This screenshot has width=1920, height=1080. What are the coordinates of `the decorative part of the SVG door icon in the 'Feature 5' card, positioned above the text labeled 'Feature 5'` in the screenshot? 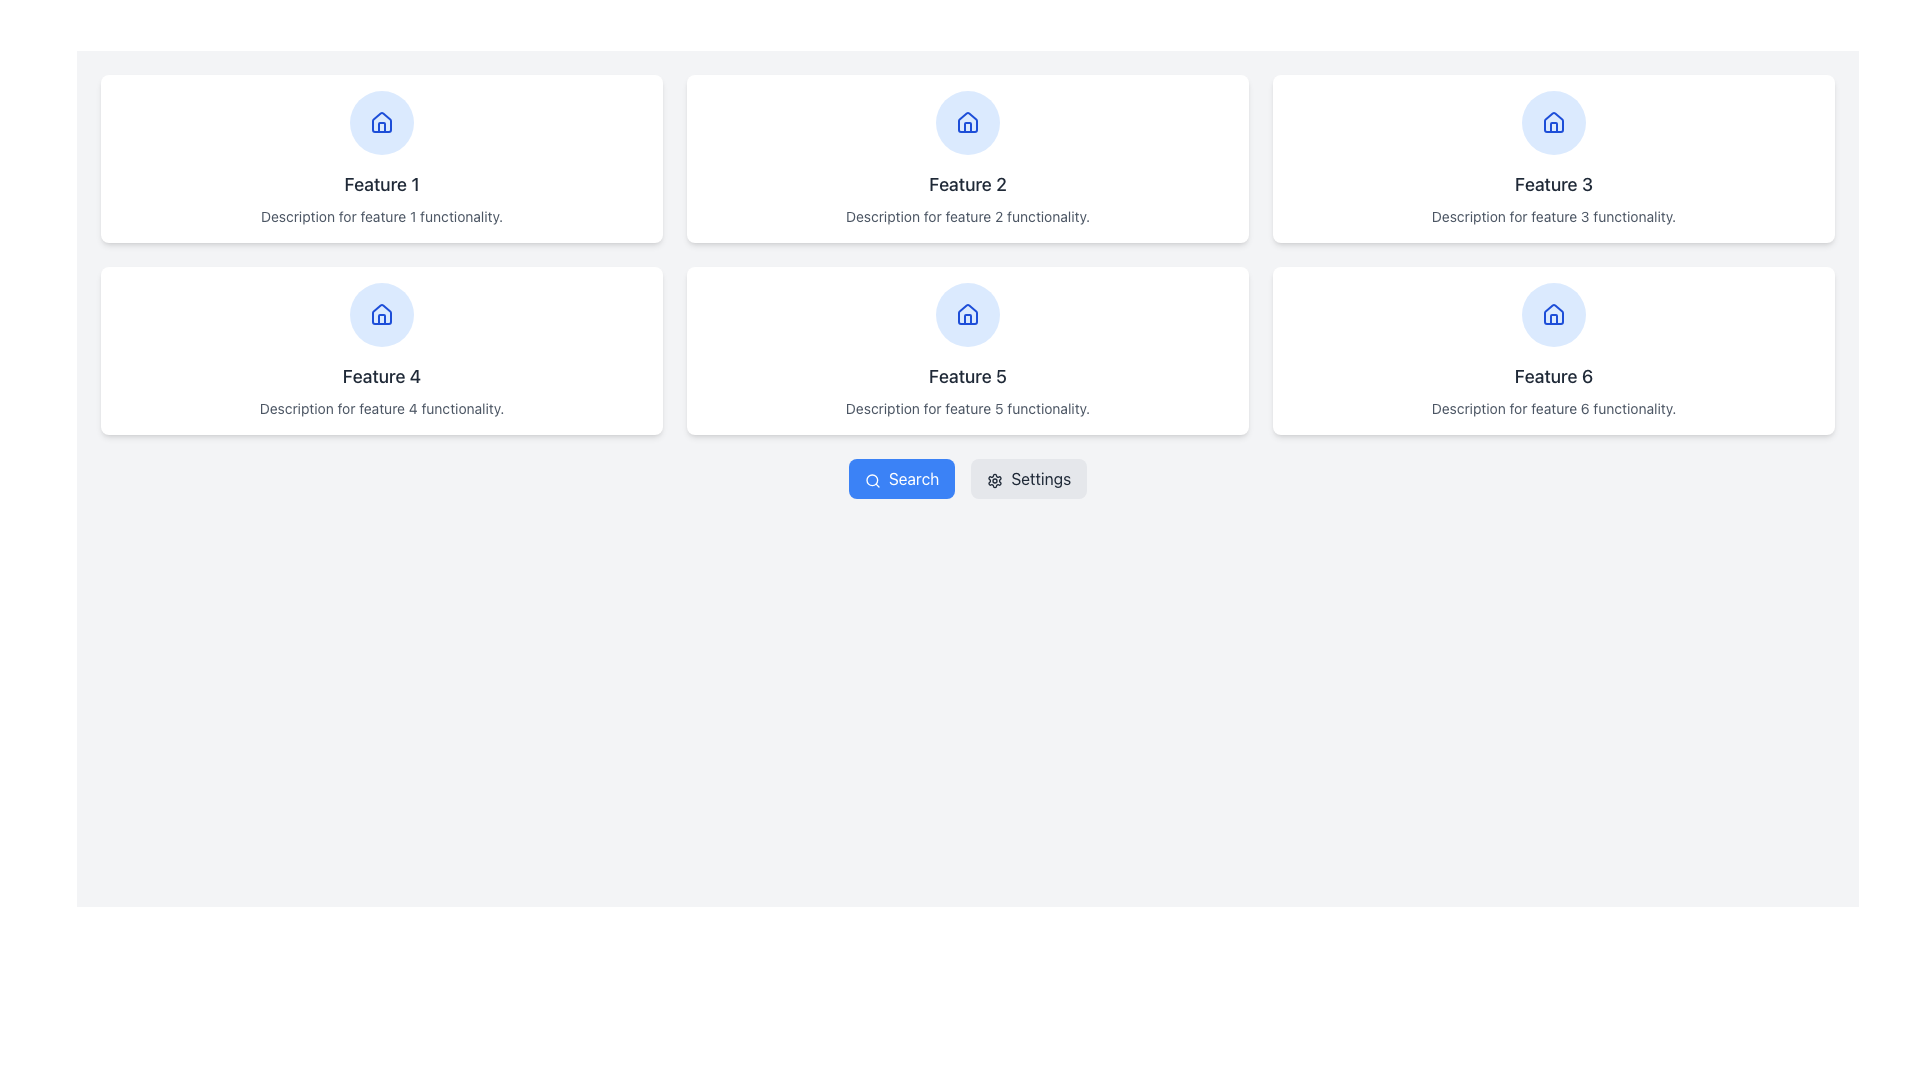 It's located at (968, 318).